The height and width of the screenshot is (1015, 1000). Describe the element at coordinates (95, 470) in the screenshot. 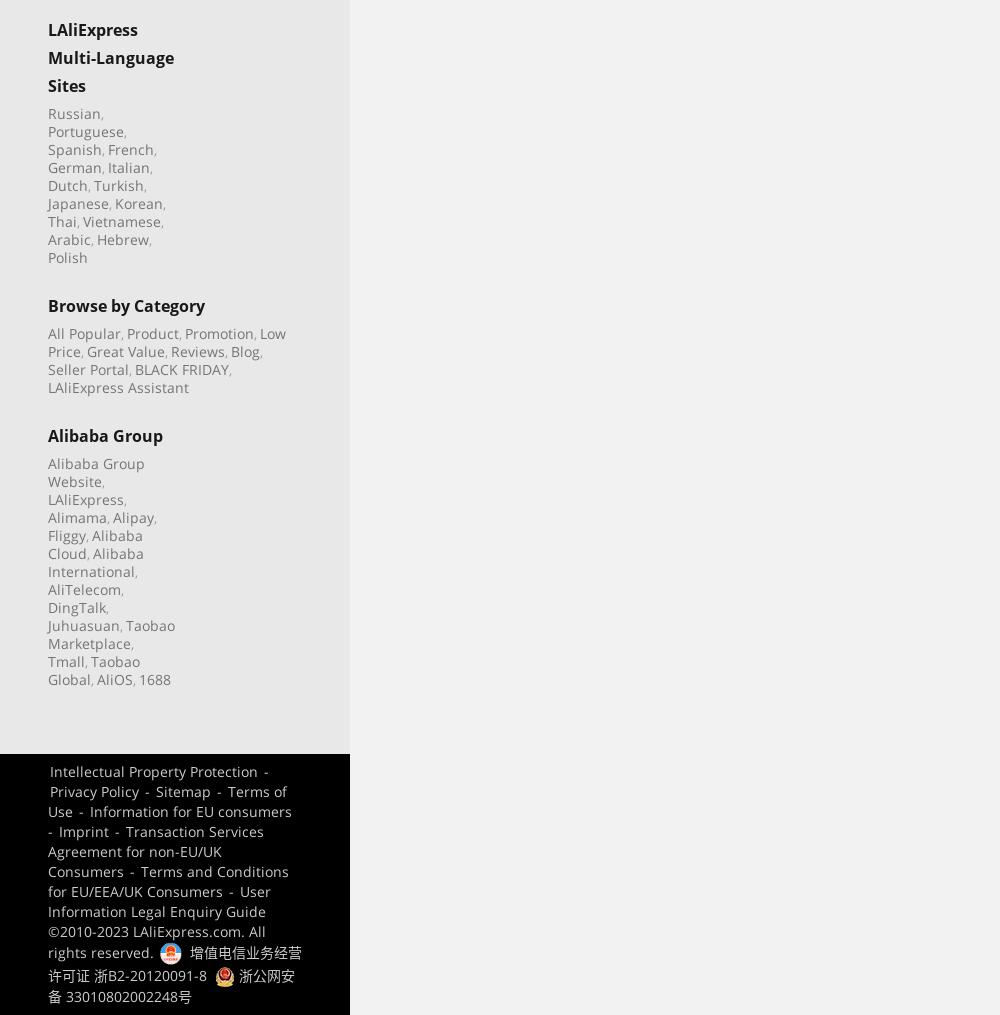

I see `'Alibaba Group Website'` at that location.